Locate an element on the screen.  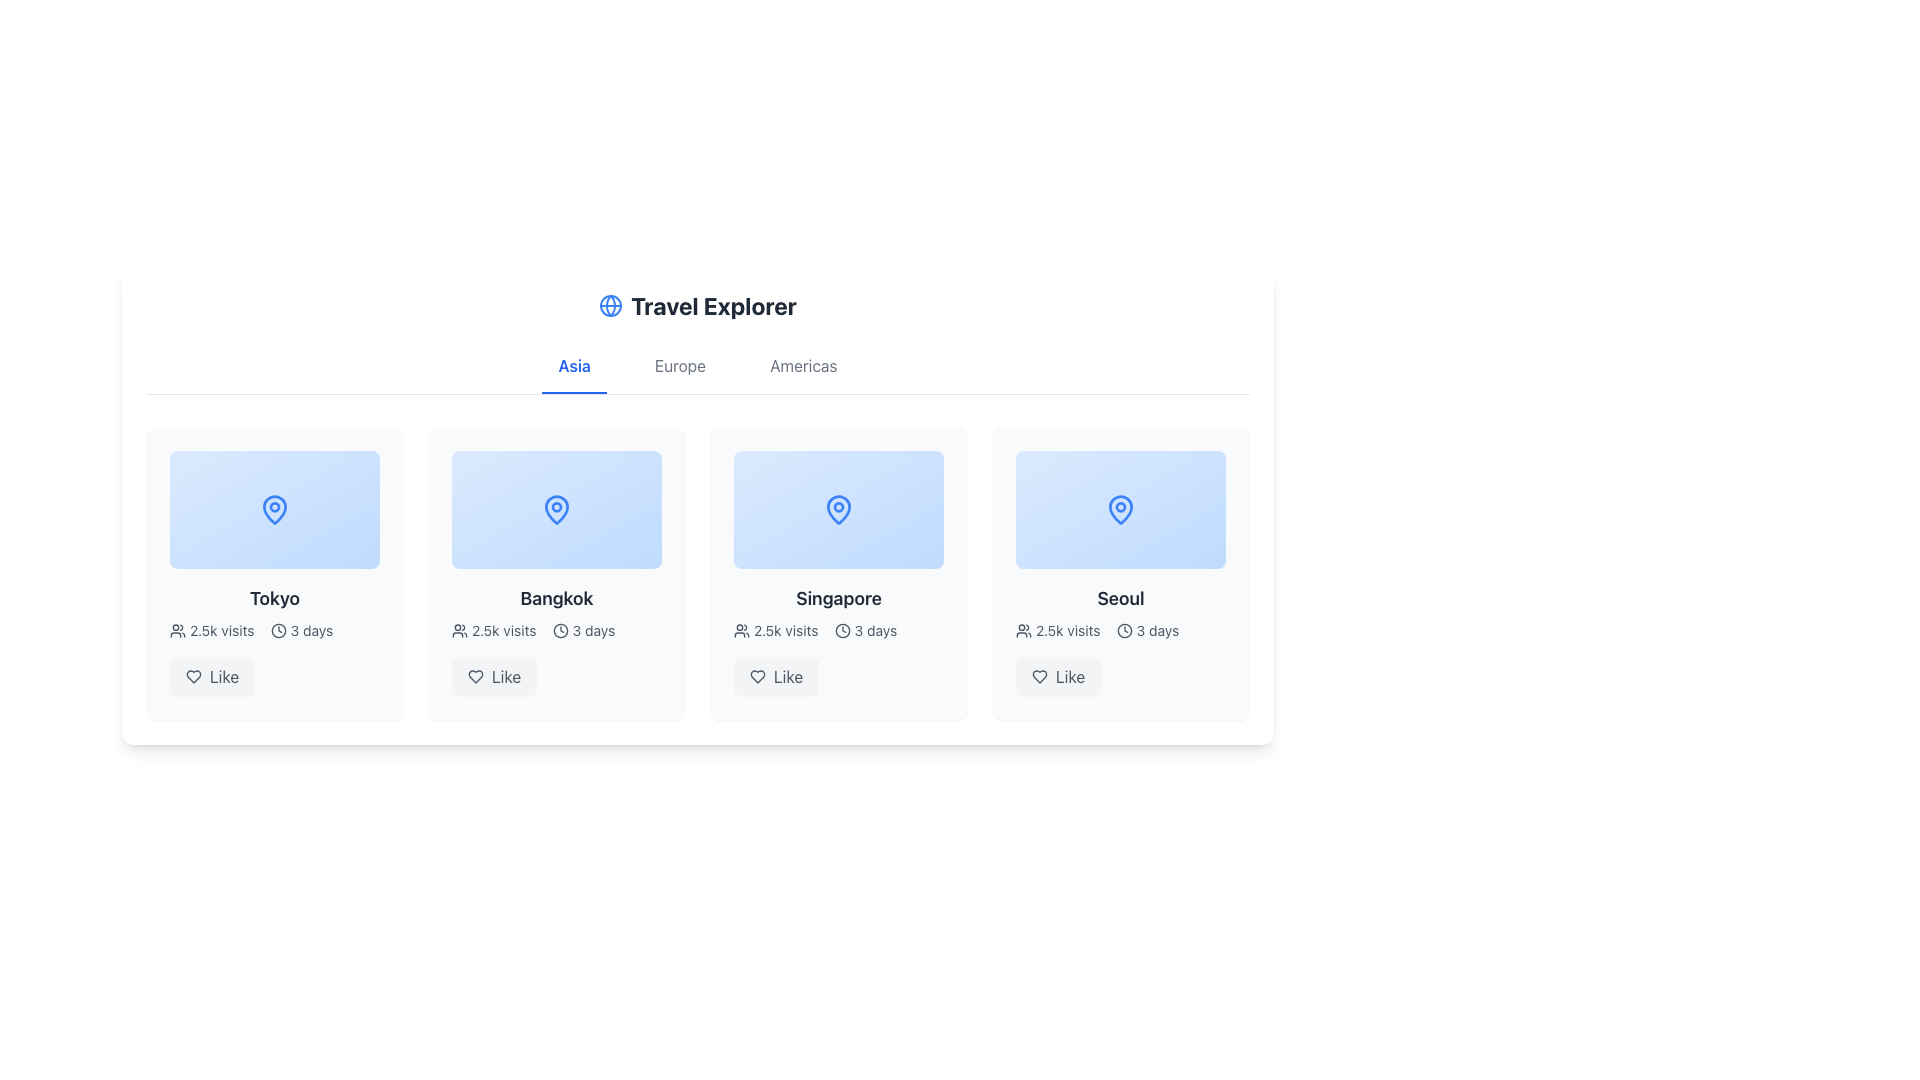
the text label displaying '2.5k visits' located under the city name 'Bangkok' in the middle card of a horizontal group of cards is located at coordinates (504, 631).